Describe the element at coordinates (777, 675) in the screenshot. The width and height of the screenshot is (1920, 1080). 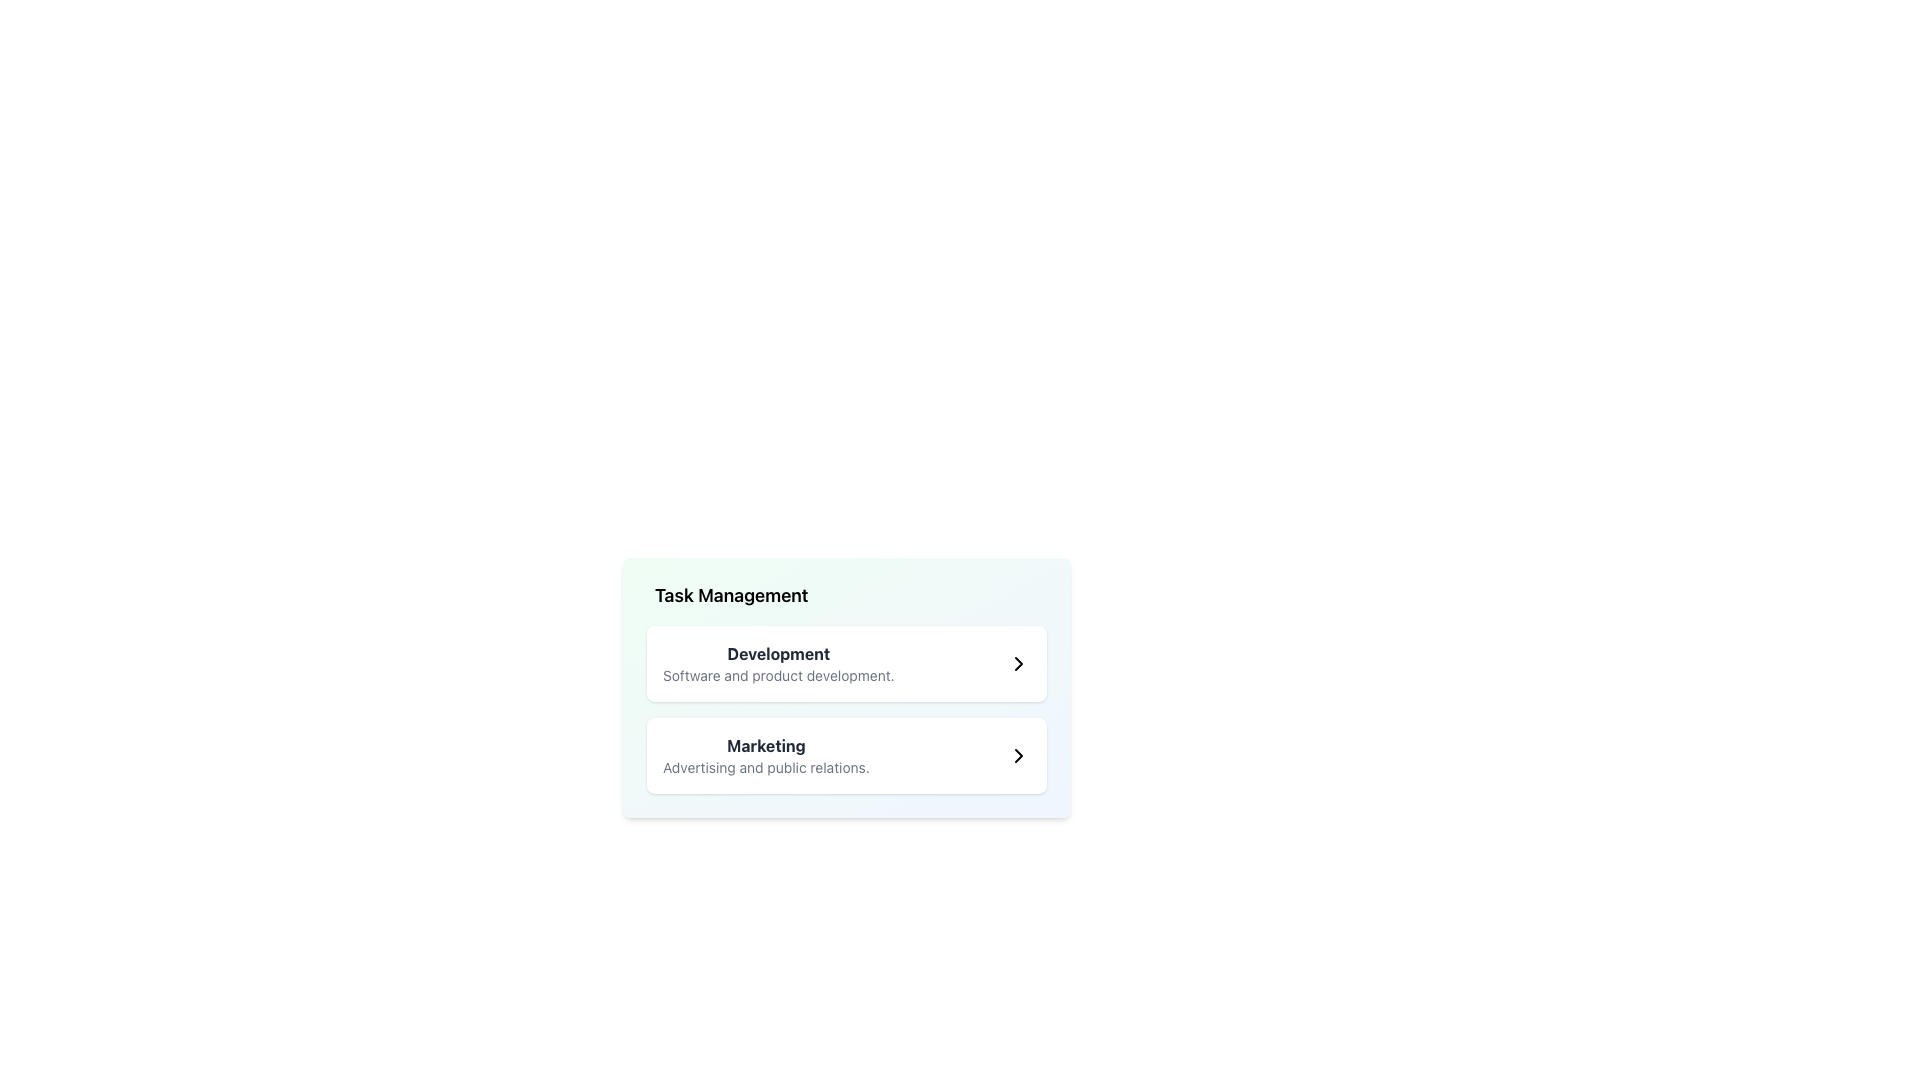
I see `the static text label displaying 'Software and product development.' located below the bold title 'Development'` at that location.